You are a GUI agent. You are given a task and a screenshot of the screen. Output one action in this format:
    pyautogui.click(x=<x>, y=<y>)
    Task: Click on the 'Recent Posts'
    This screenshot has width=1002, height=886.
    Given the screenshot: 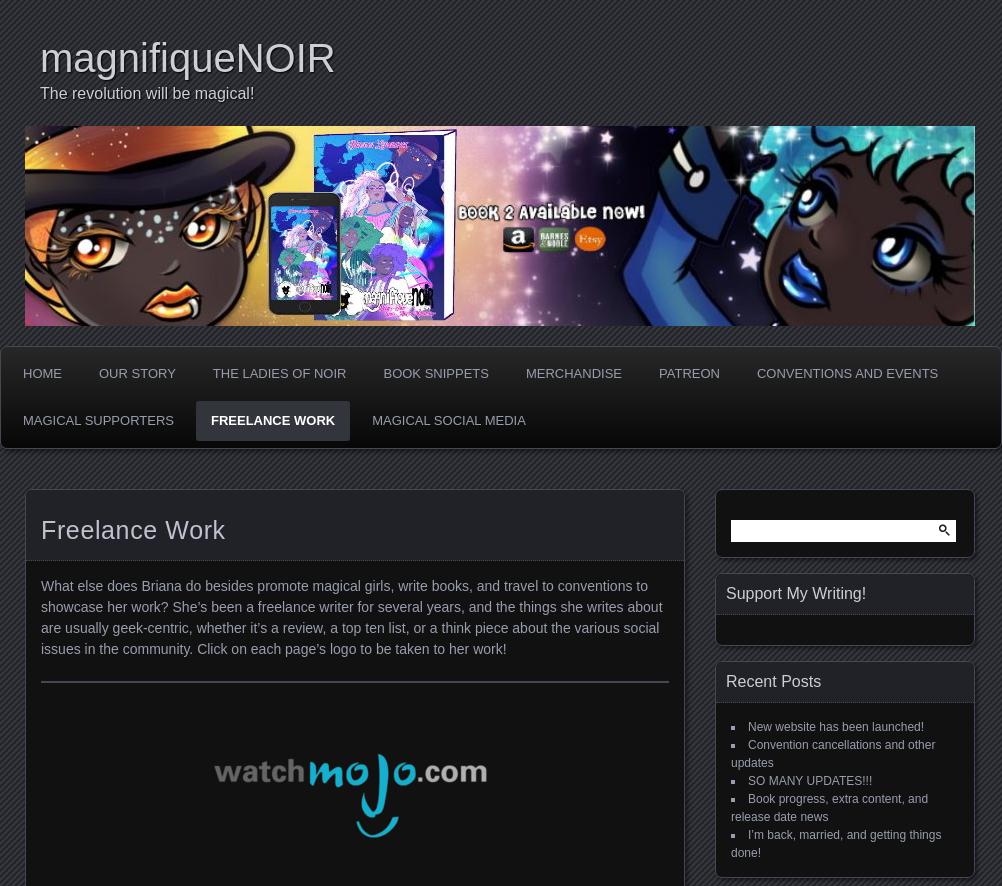 What is the action you would take?
    pyautogui.click(x=726, y=680)
    